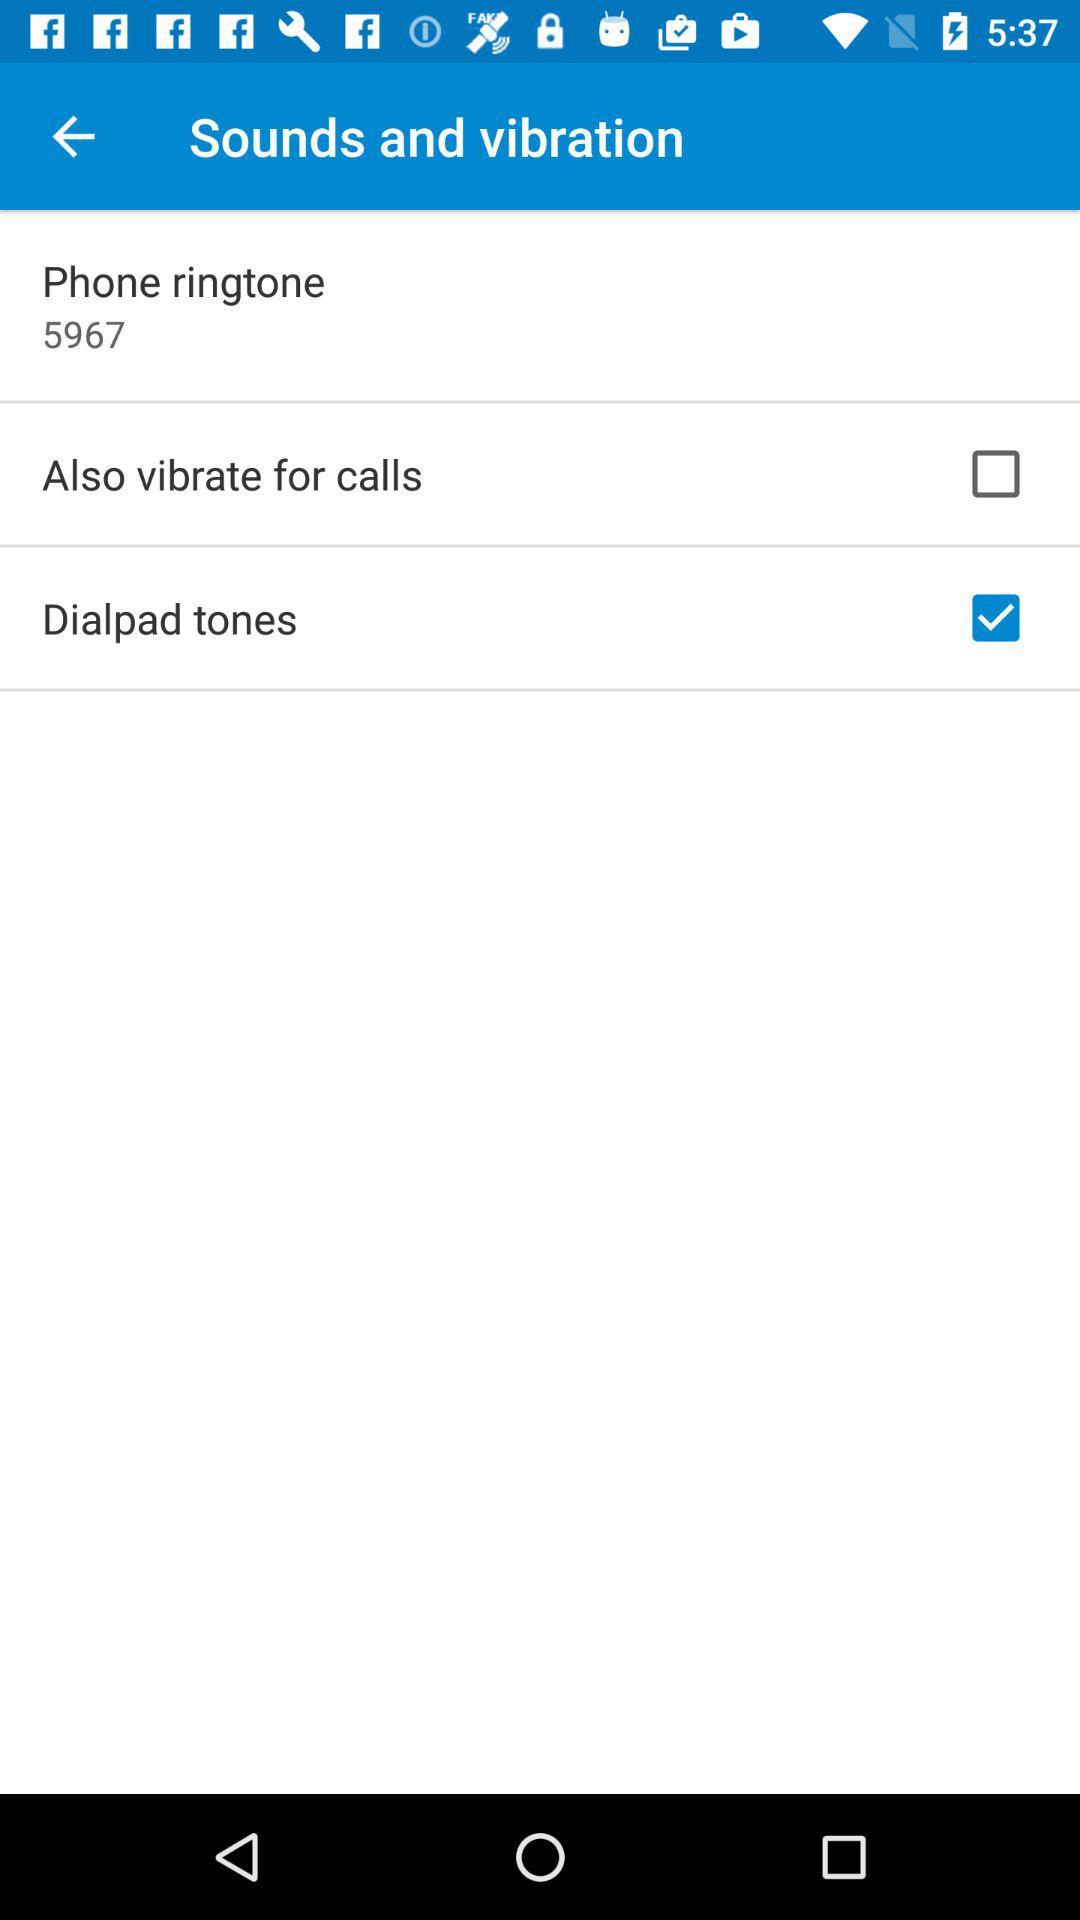 This screenshot has height=1920, width=1080. Describe the element at coordinates (183, 279) in the screenshot. I see `phone ringtone item` at that location.